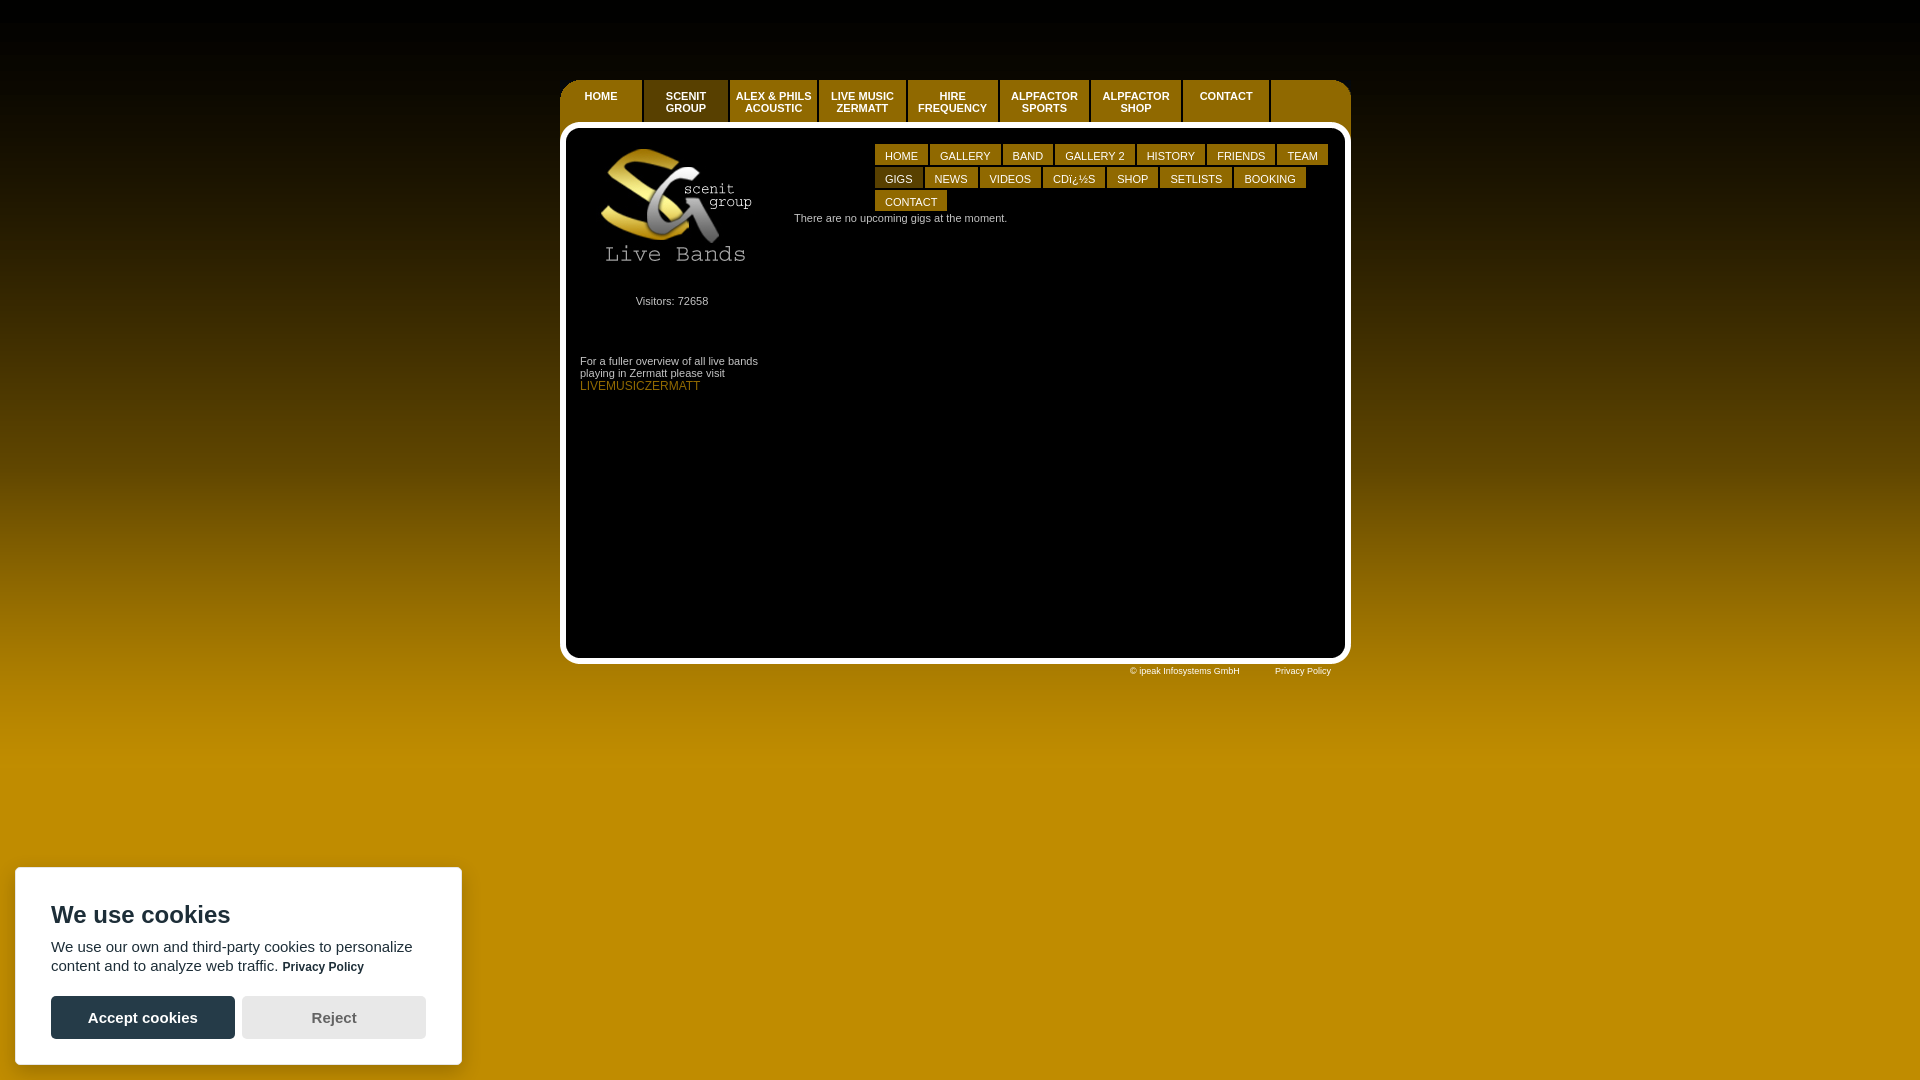 This screenshot has height=1080, width=1920. I want to click on 'ALPFACTOR, so click(1043, 101).